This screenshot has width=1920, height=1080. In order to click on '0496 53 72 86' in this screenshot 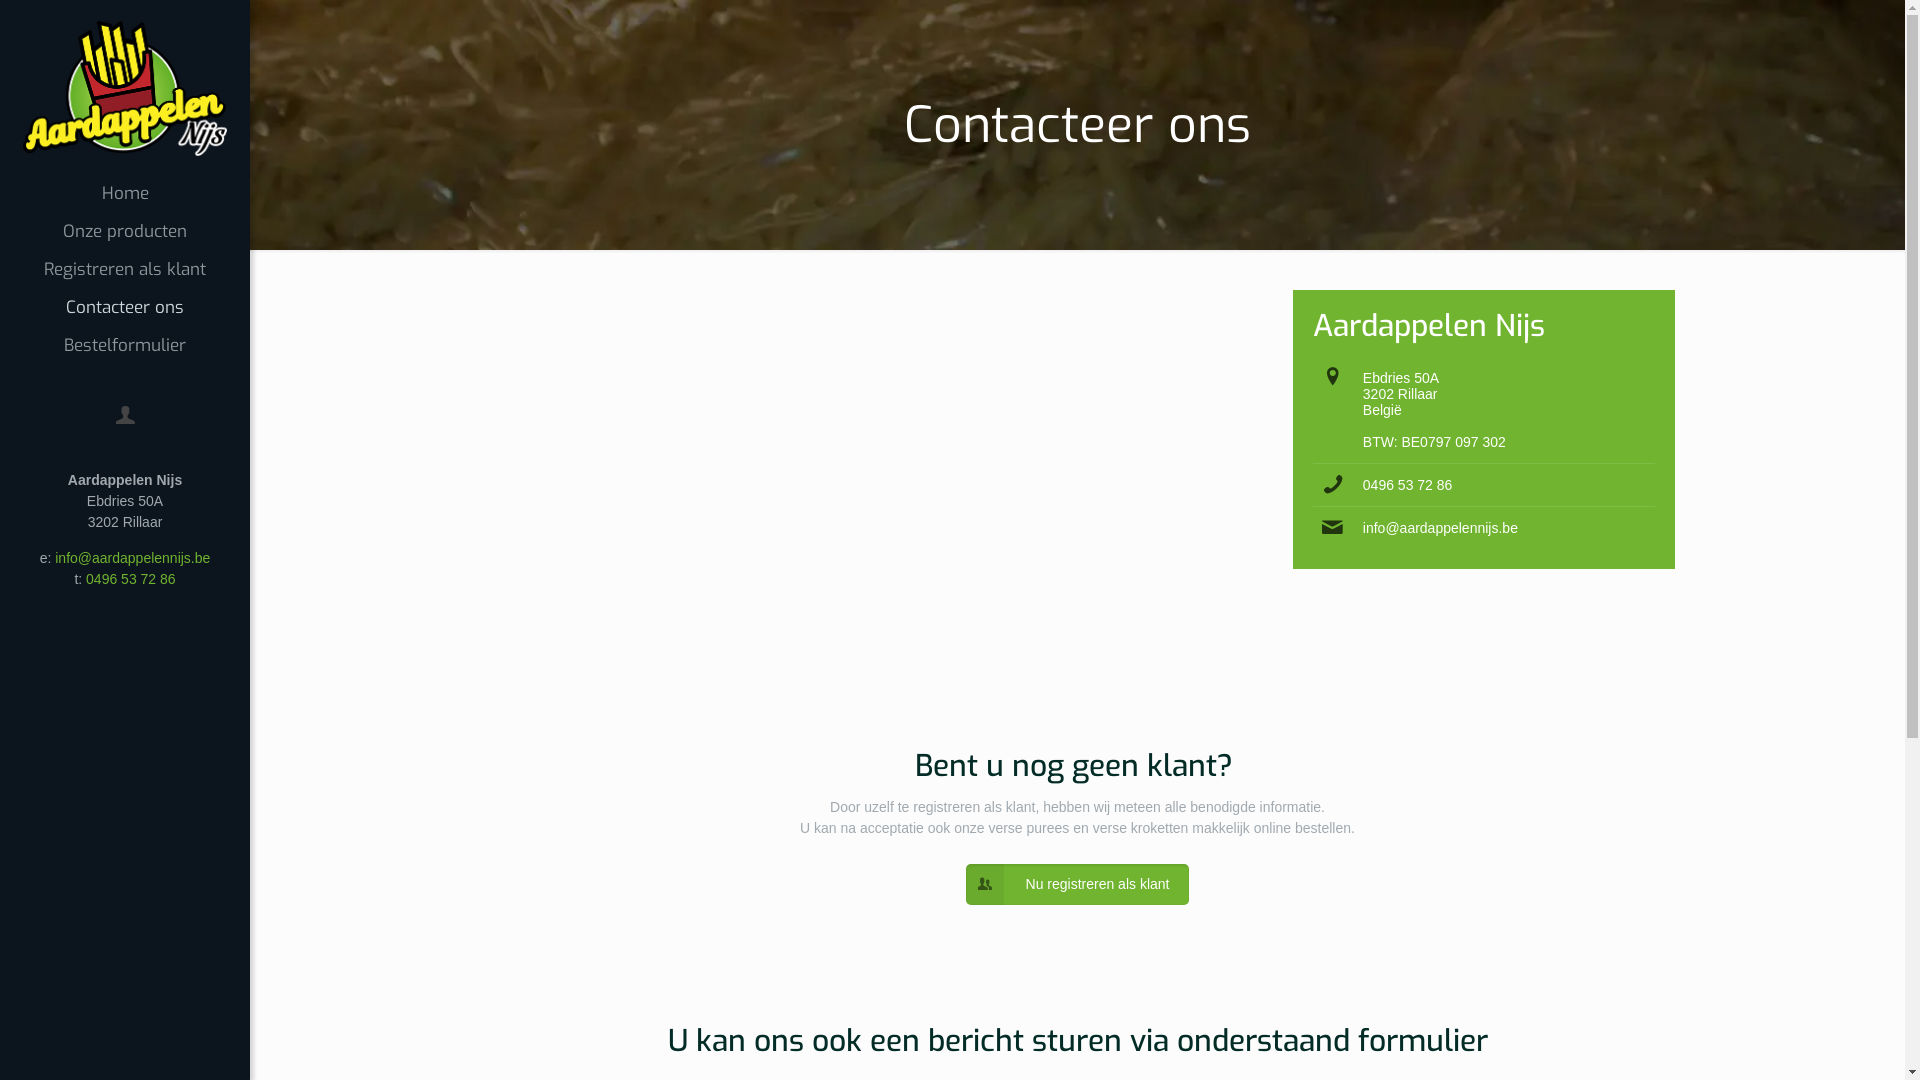, I will do `click(129, 578)`.